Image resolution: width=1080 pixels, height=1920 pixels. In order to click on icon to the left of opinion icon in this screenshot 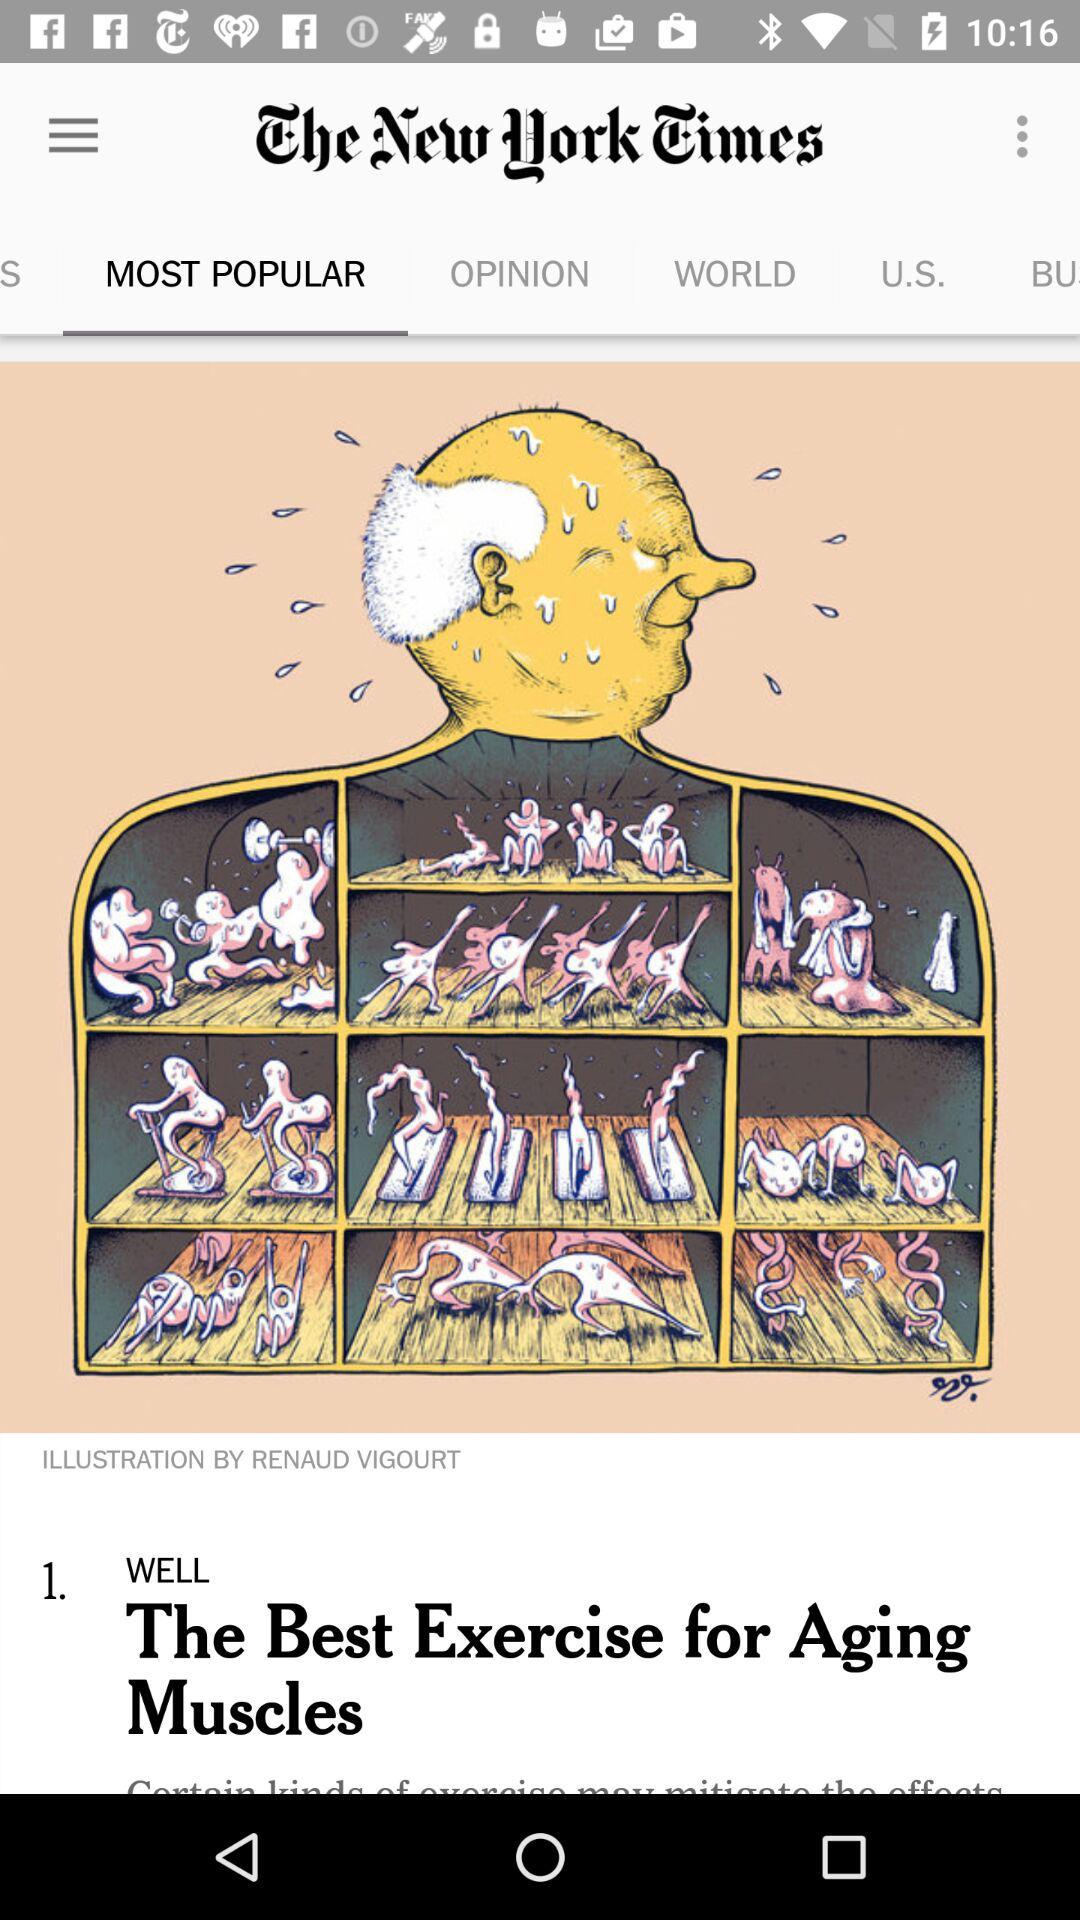, I will do `click(234, 272)`.